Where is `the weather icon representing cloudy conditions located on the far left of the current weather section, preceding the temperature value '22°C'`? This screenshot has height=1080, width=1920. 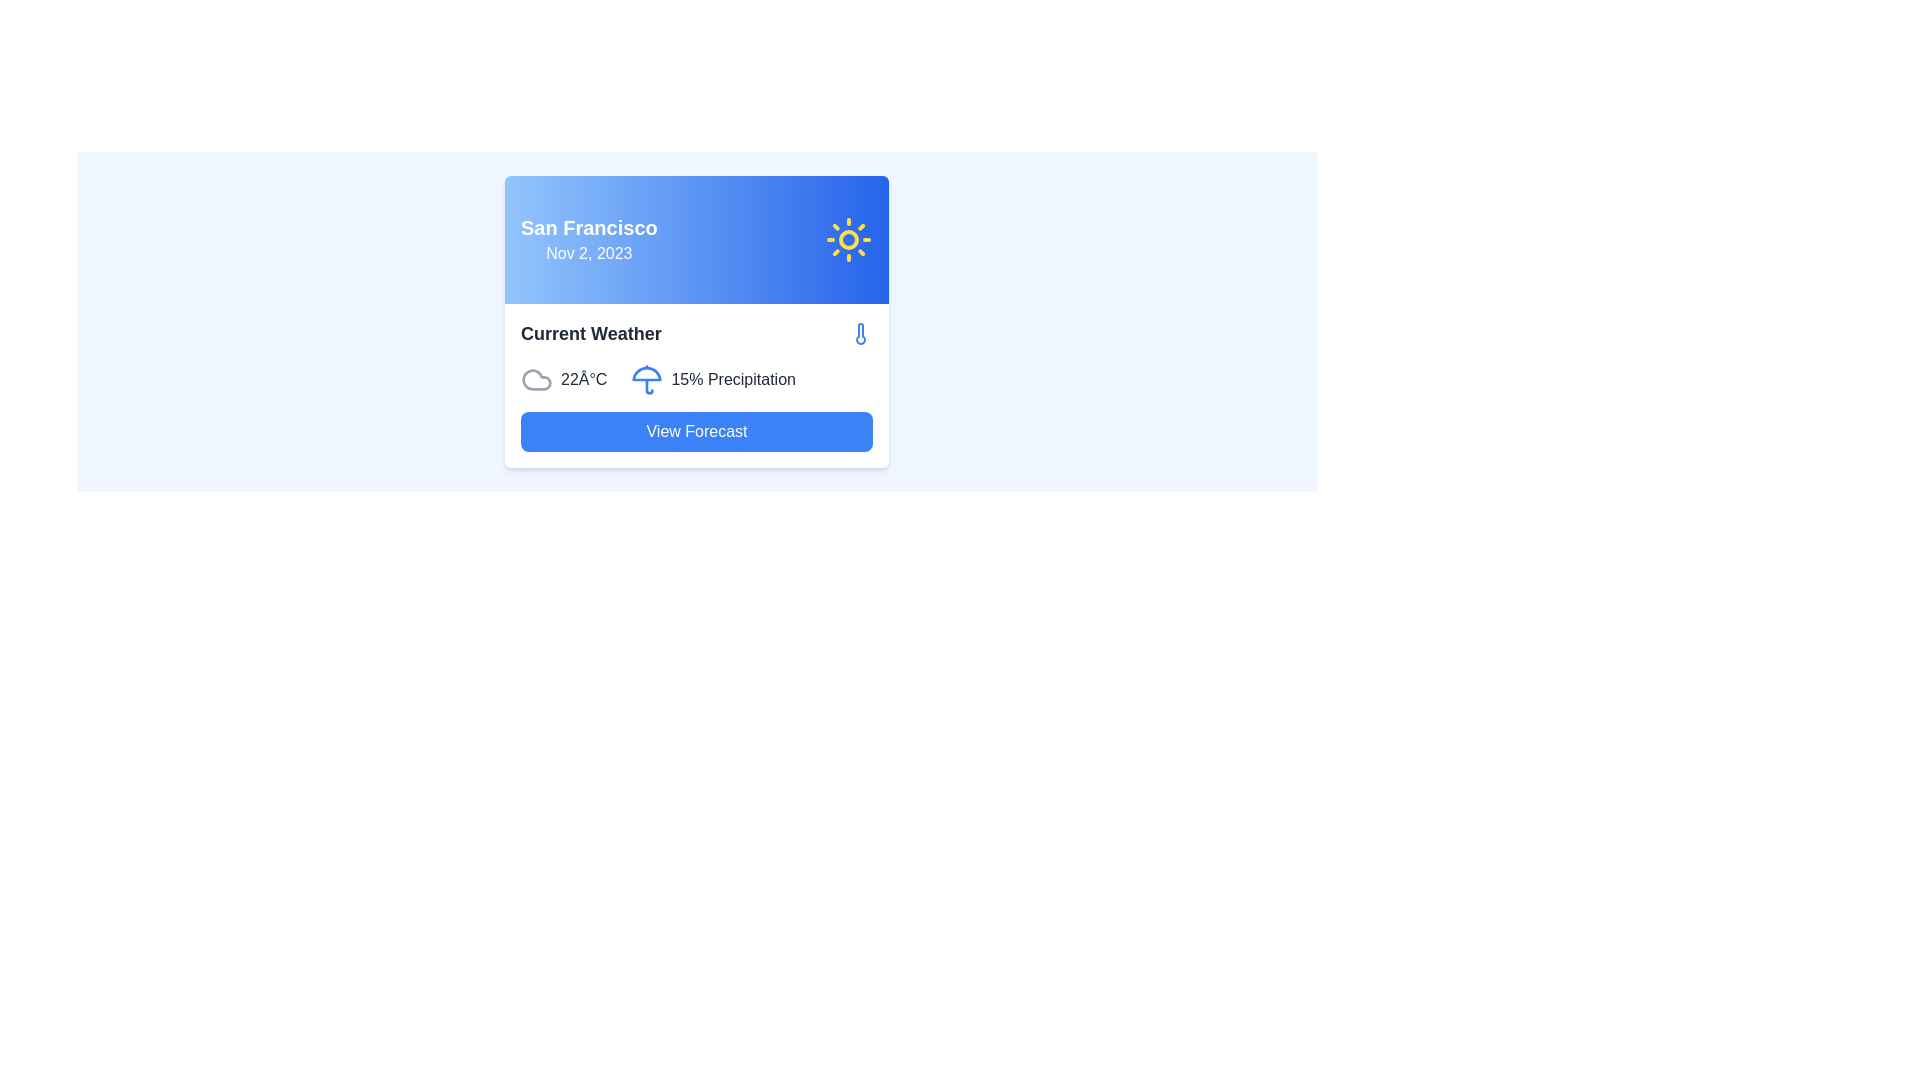
the weather icon representing cloudy conditions located on the far left of the current weather section, preceding the temperature value '22°C' is located at coordinates (537, 380).